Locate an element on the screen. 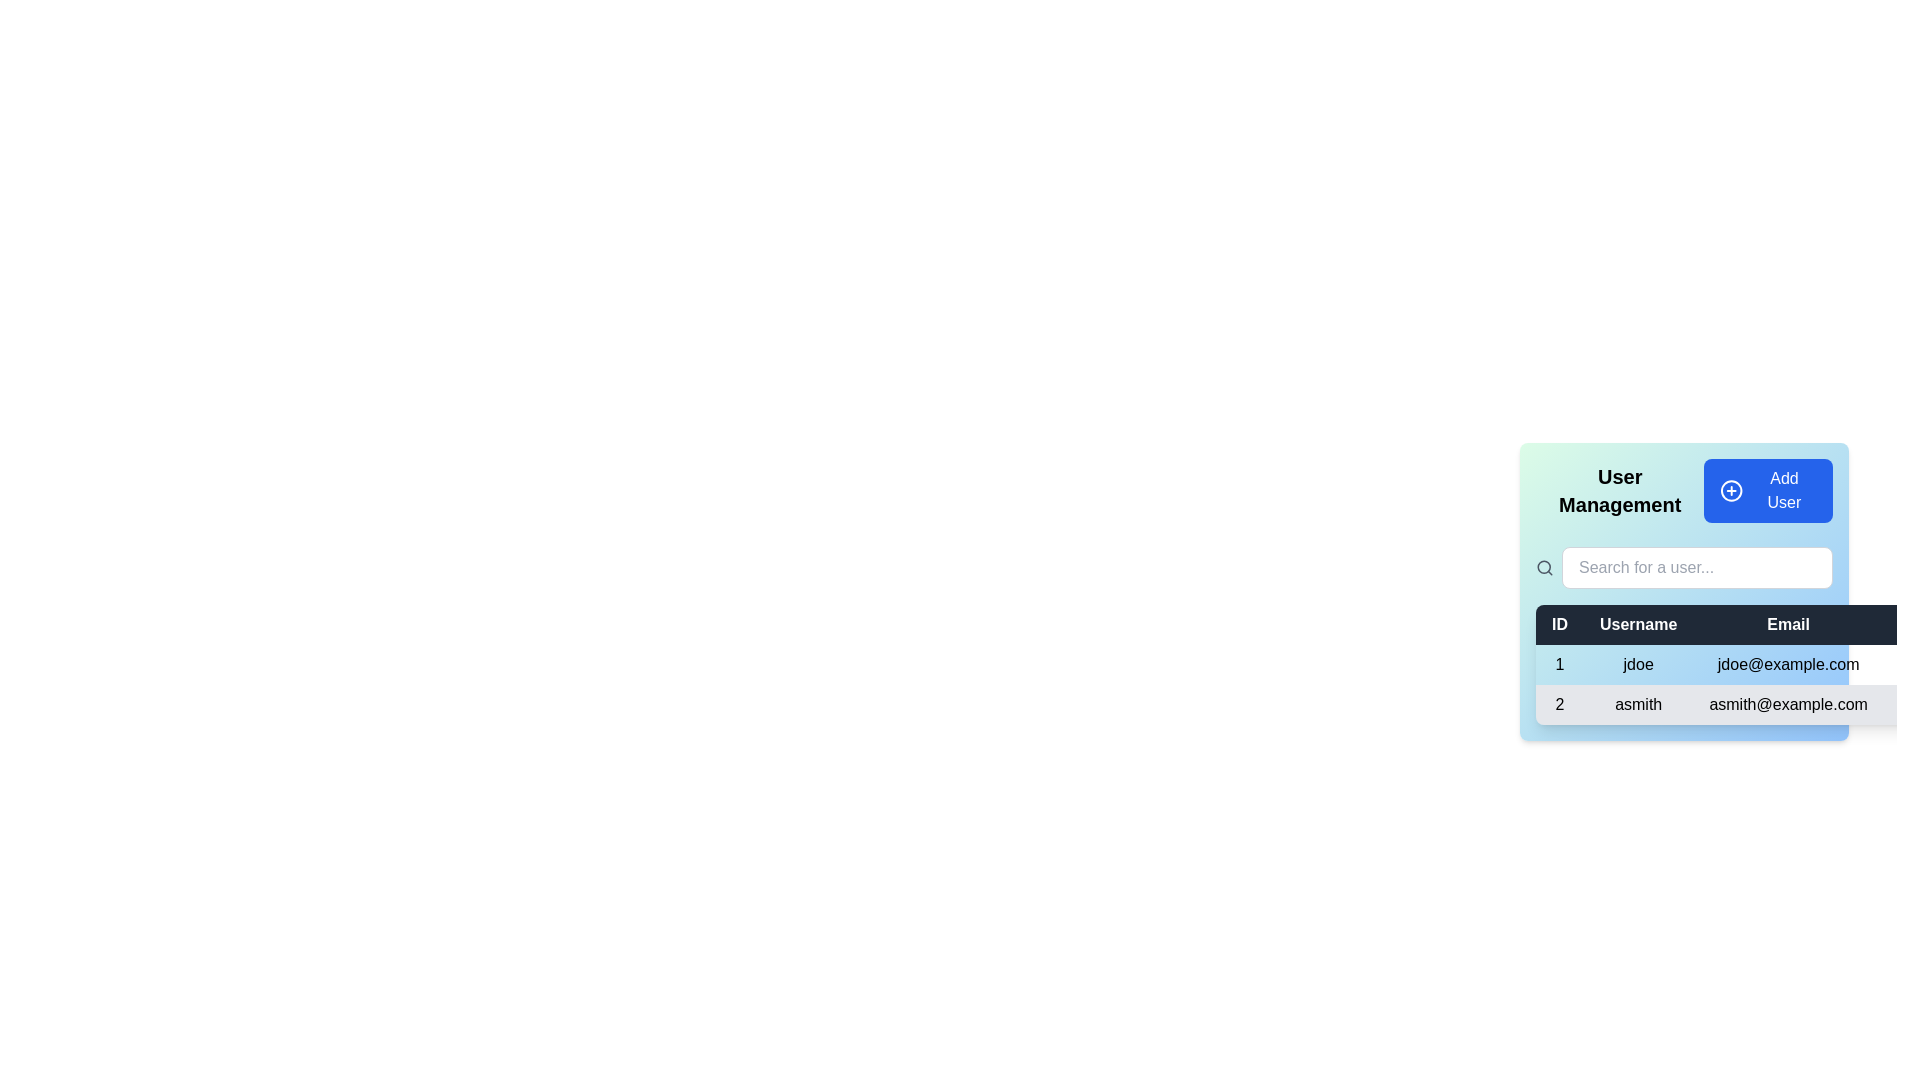 The width and height of the screenshot is (1920, 1080). the Text label displaying the username 'jdoe' in the second column of the row with ID '1' in the user management table is located at coordinates (1638, 664).